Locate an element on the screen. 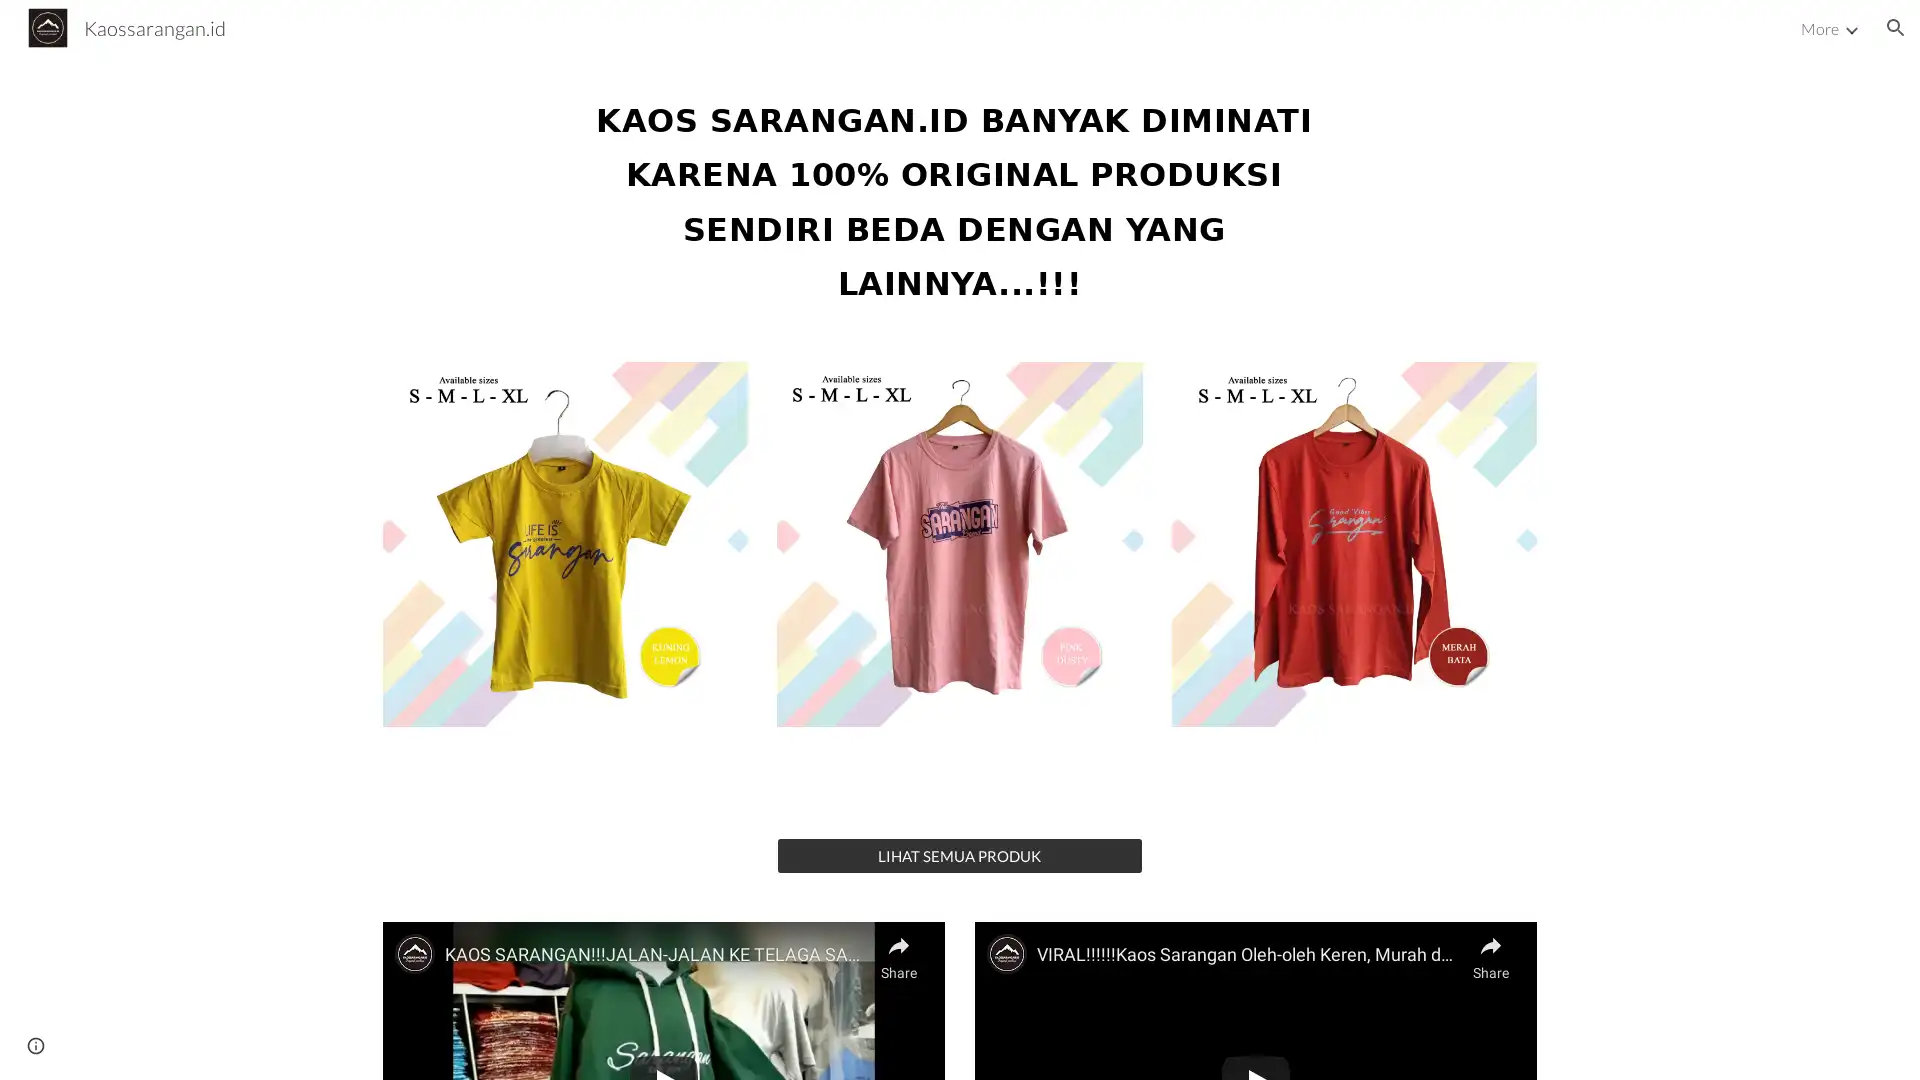 This screenshot has height=1080, width=1920. Google Sites is located at coordinates (154, 1044).